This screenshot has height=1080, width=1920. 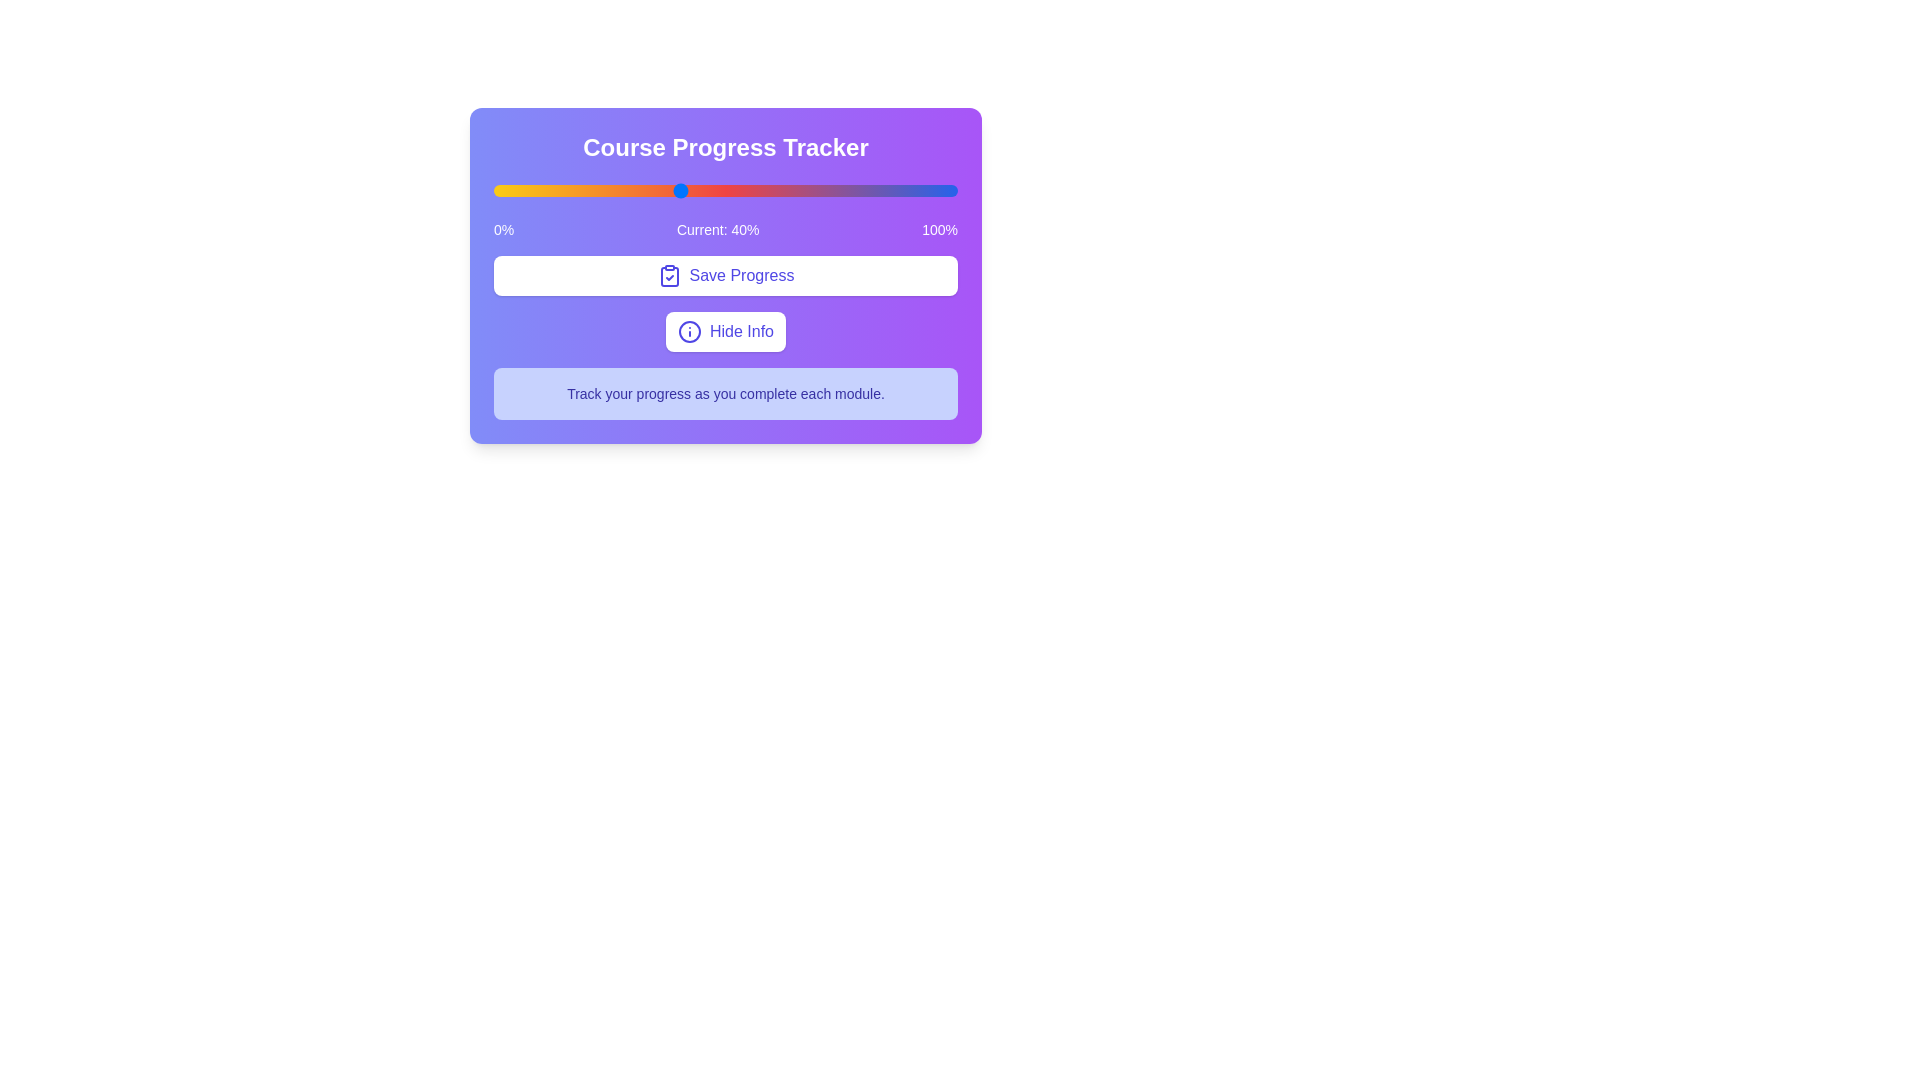 I want to click on progress percentage, so click(x=804, y=191).